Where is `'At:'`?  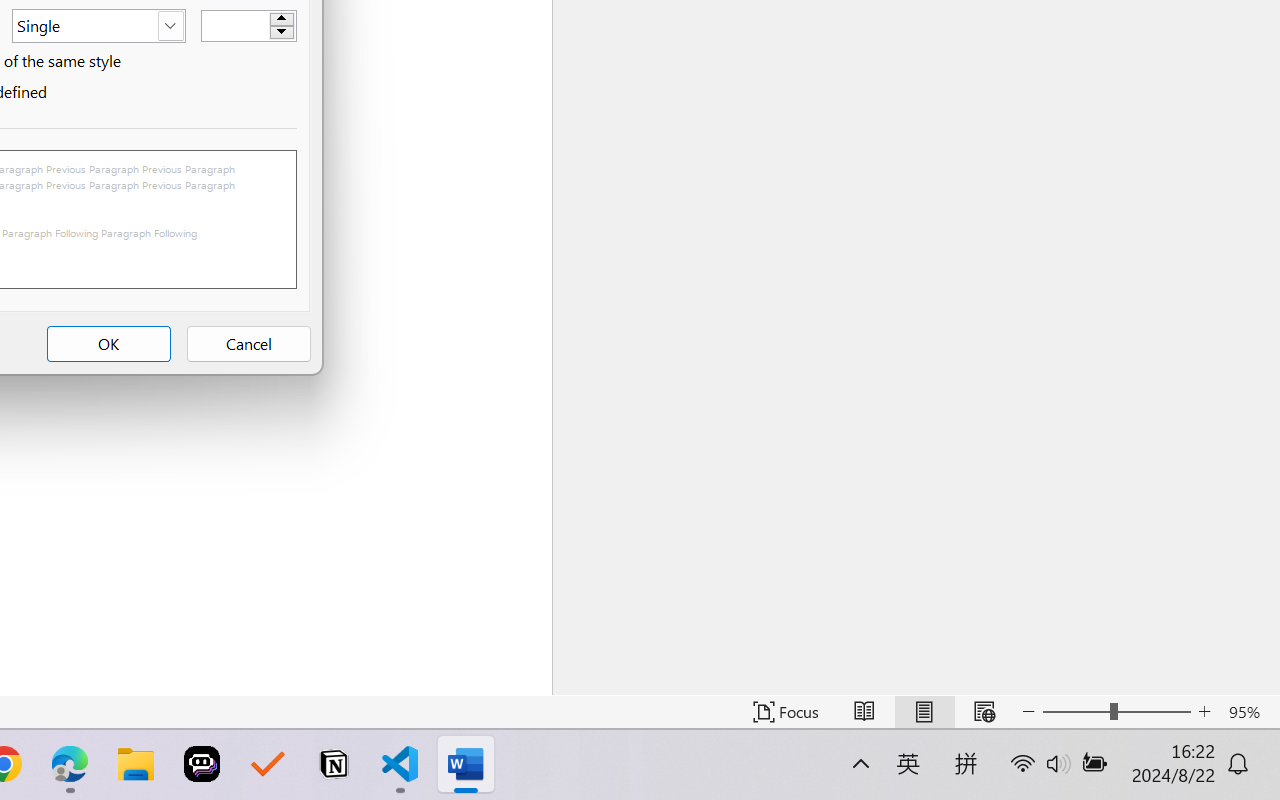
'At:' is located at coordinates (247, 25).